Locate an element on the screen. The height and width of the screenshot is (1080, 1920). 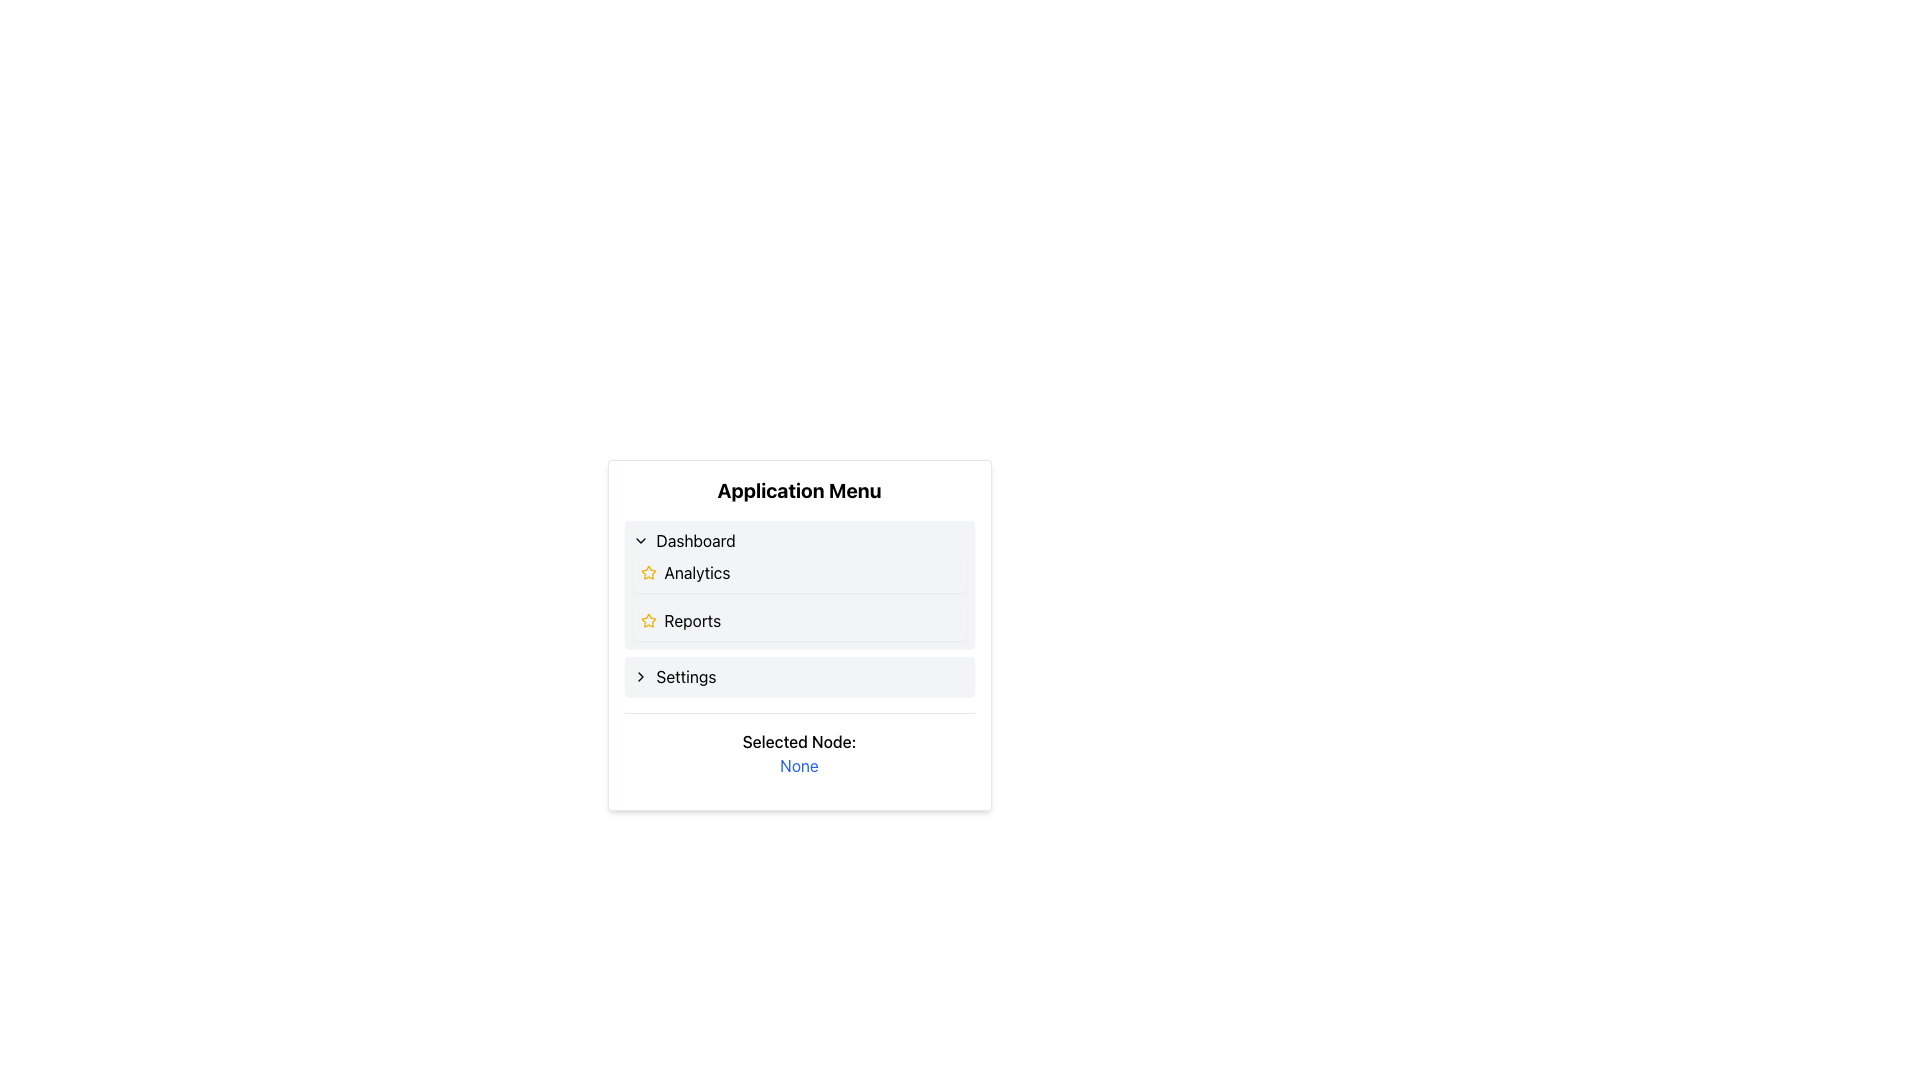
the navigational icon located to the left of the 'Settings' text in the last entry of the menu list is located at coordinates (640, 676).